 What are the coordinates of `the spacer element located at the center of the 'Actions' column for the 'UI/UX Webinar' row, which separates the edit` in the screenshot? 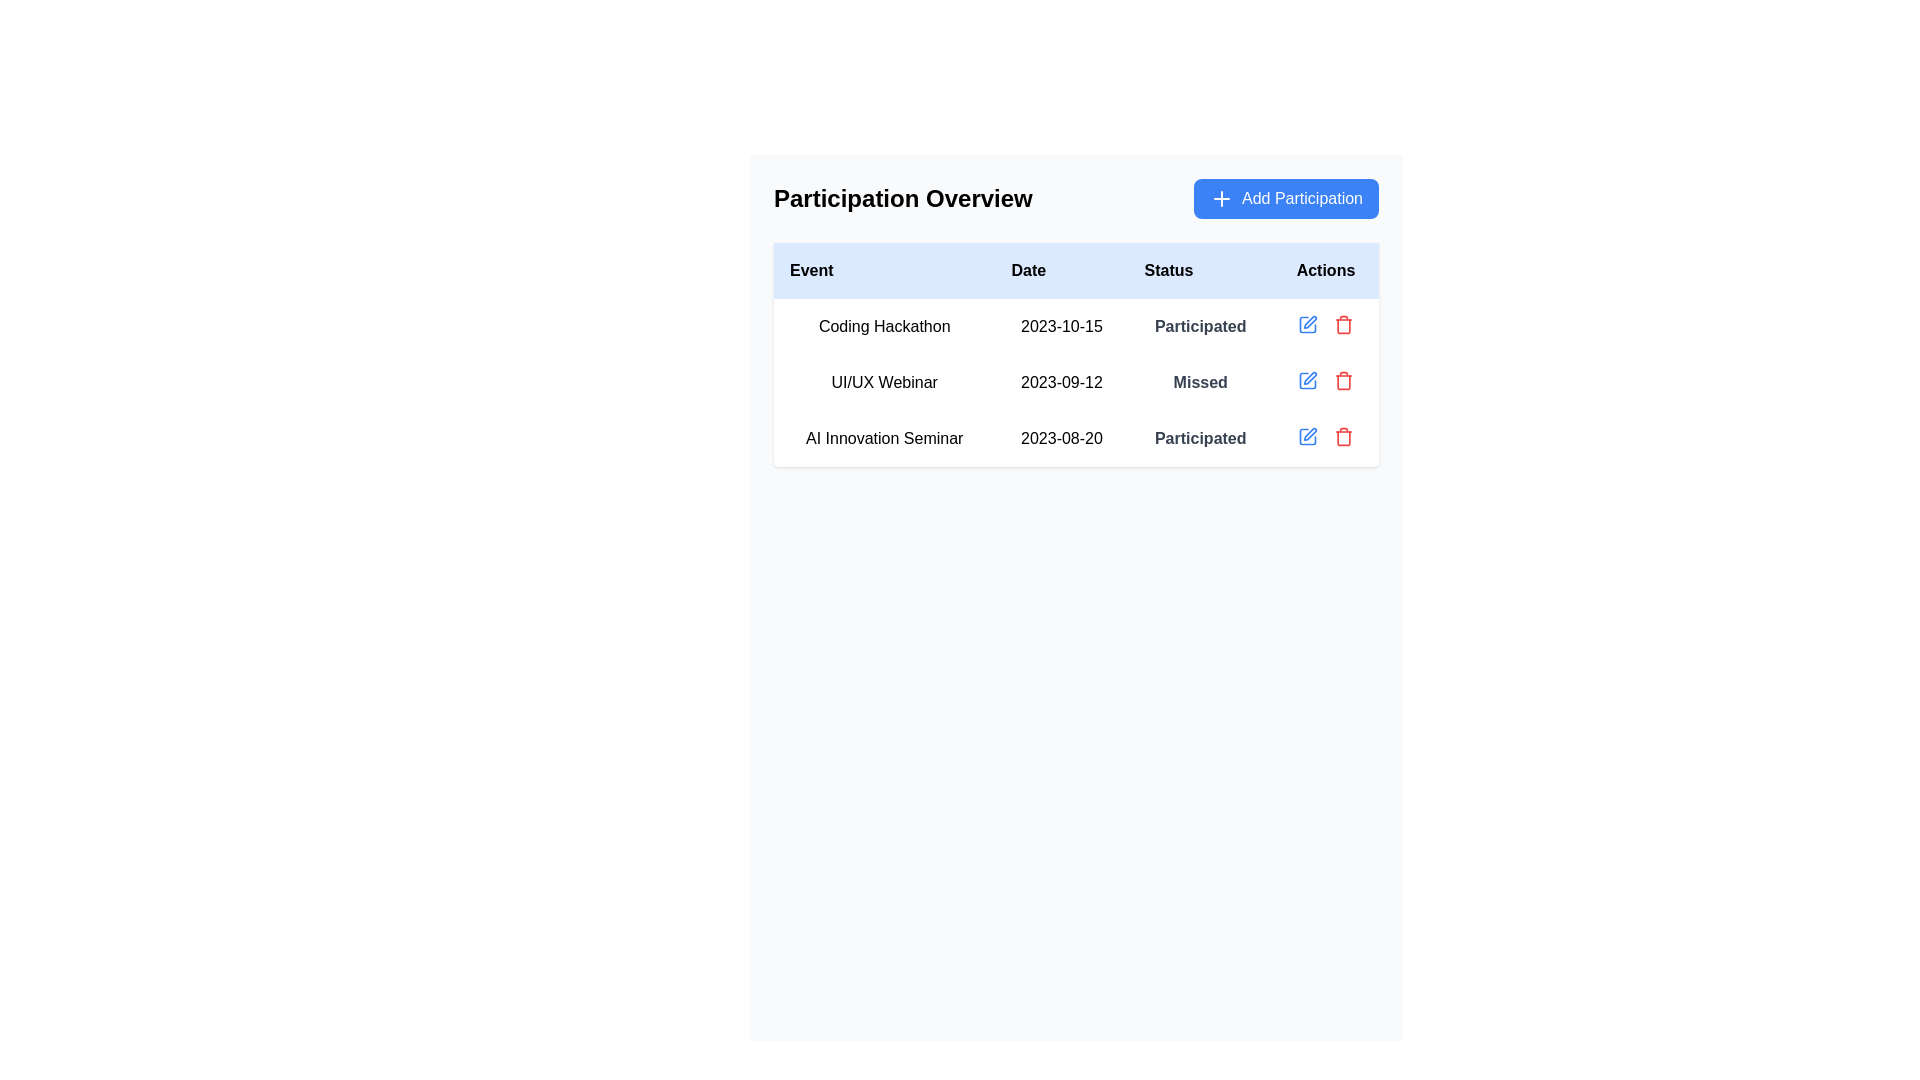 It's located at (1325, 381).